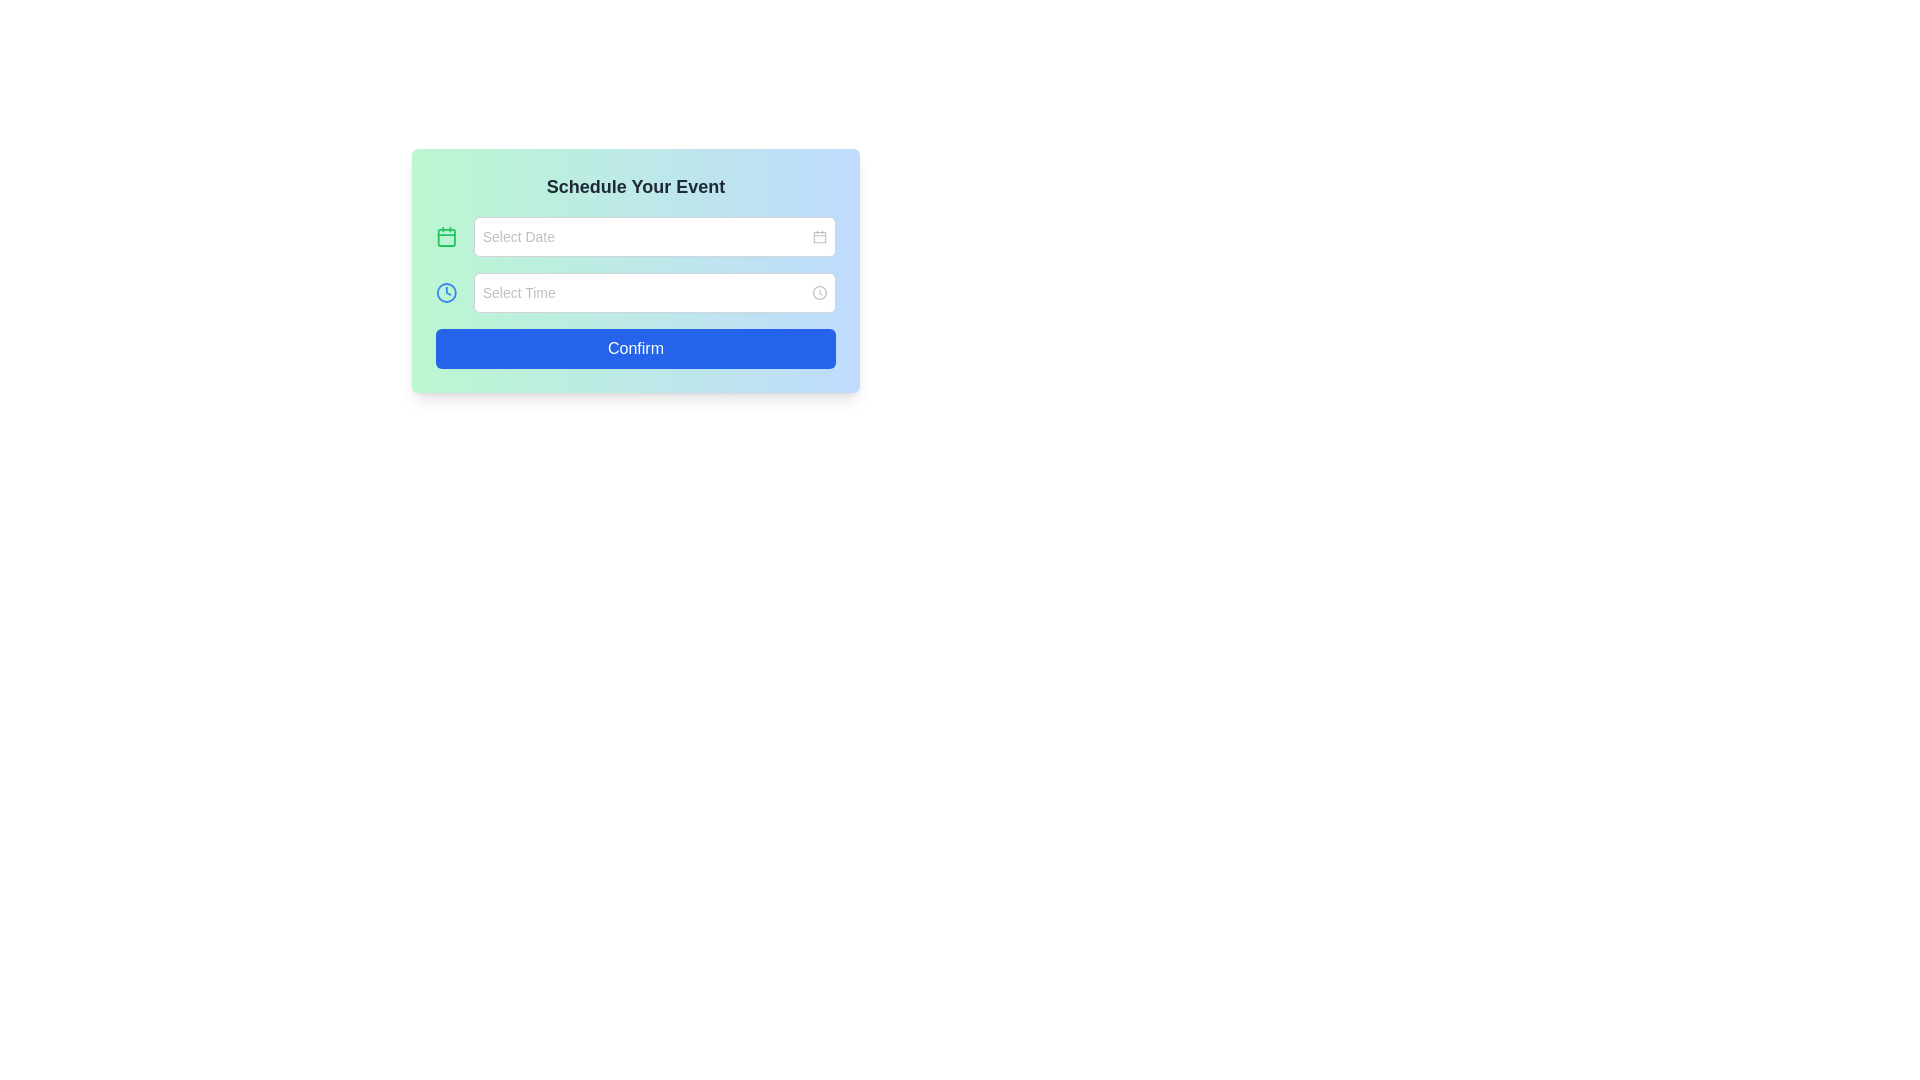  I want to click on a date from the date input field located in the upper section of the 'Schedule Your Event' form panel, positioned to the right of a calendar icon, so click(645, 235).